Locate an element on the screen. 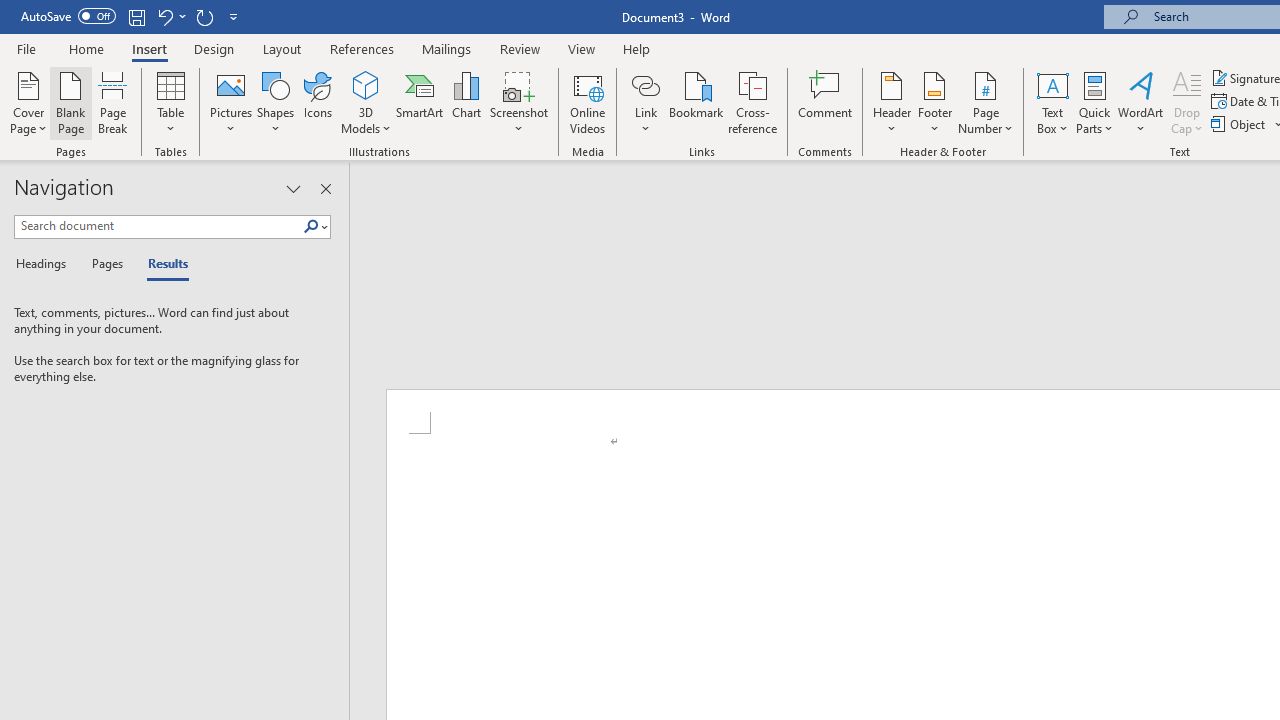 This screenshot has height=720, width=1280. 'Undo New Page' is located at coordinates (164, 16).